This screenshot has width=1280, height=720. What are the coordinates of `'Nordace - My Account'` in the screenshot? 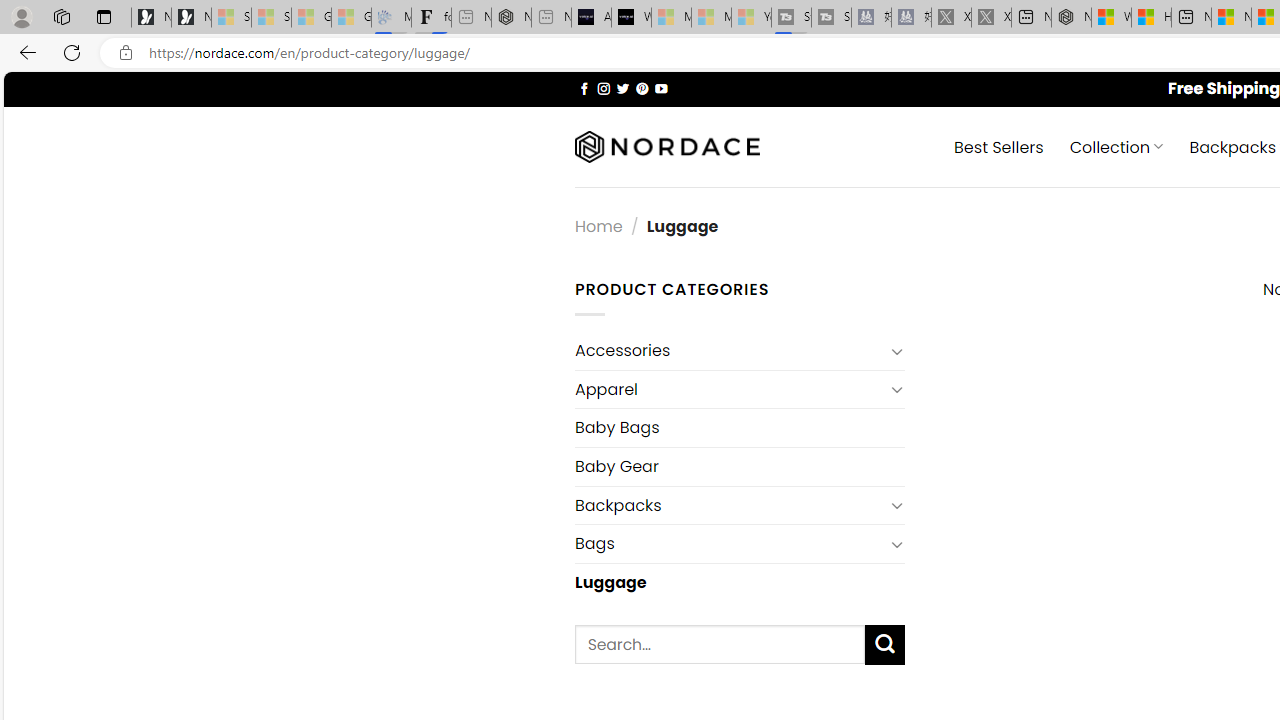 It's located at (1070, 17).